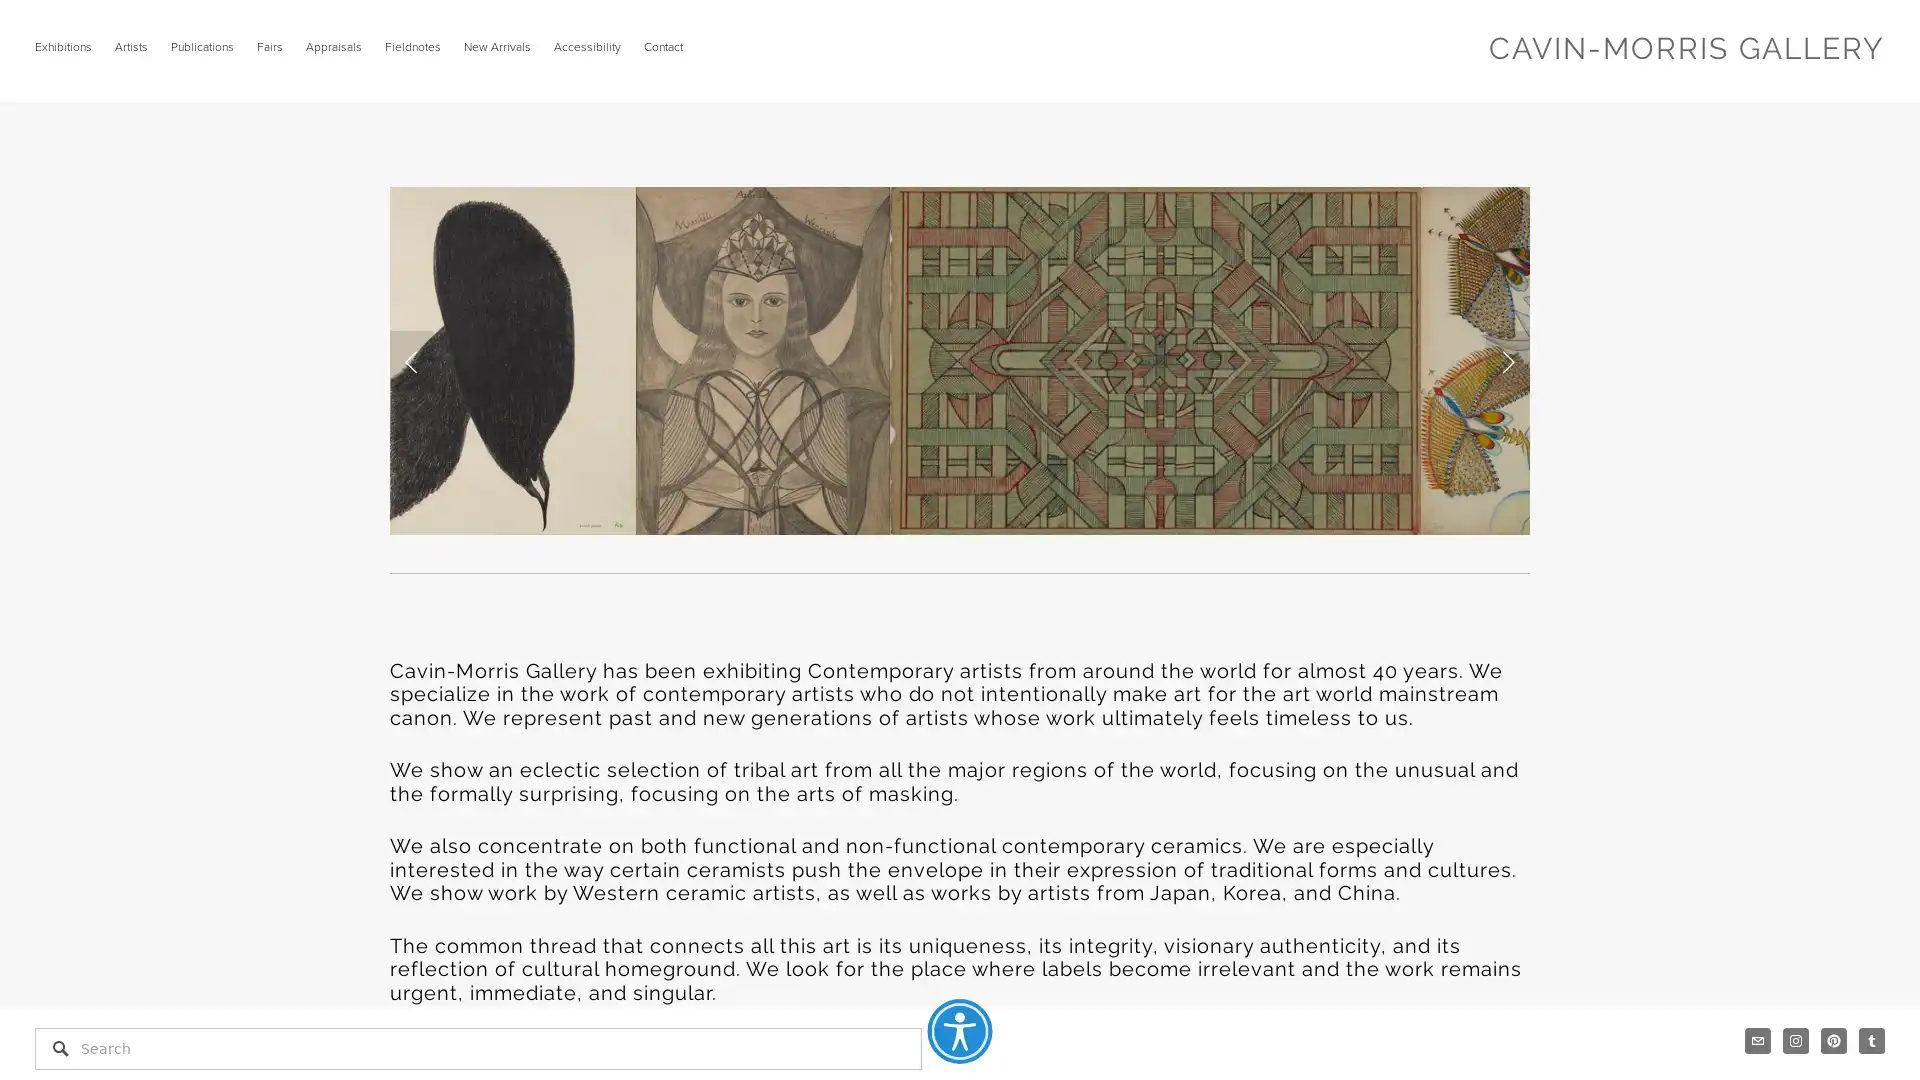 The width and height of the screenshot is (1920, 1080). I want to click on Previous Slide, so click(411, 361).